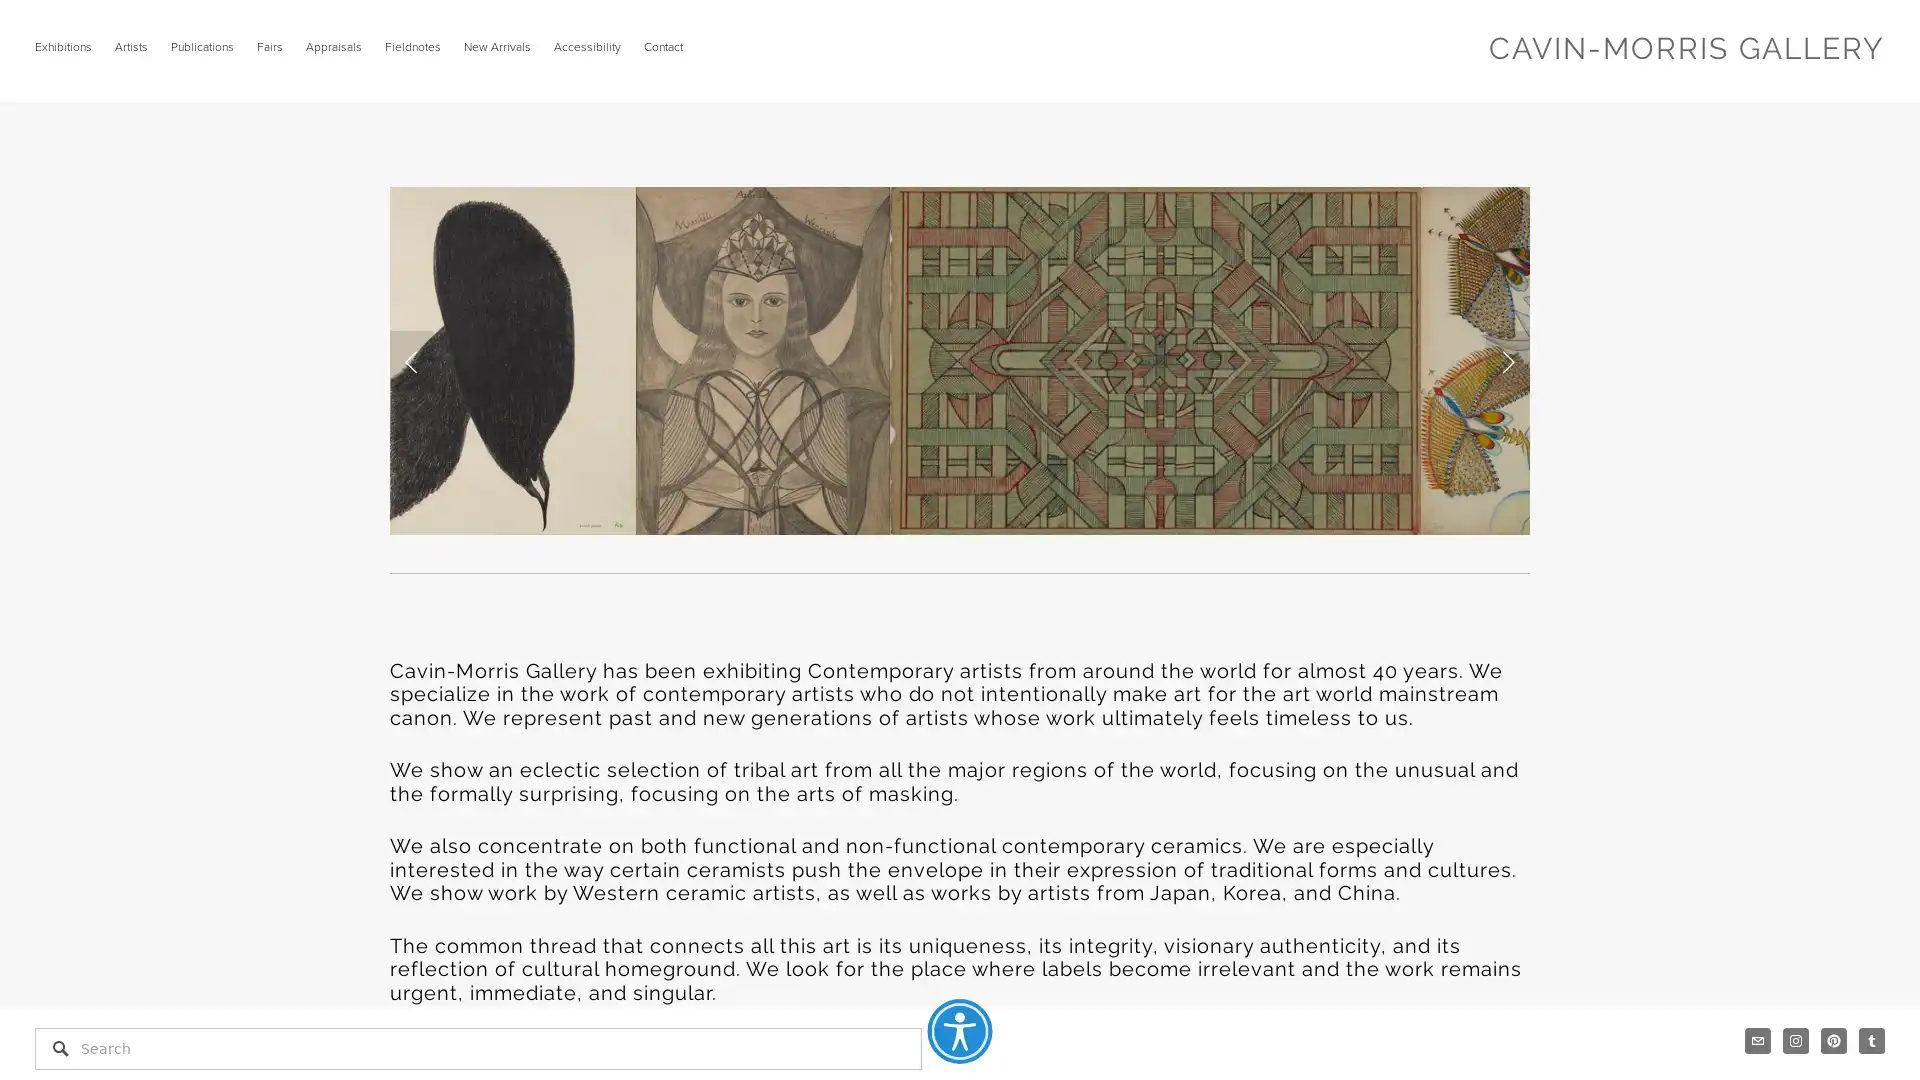 The width and height of the screenshot is (1920, 1080). I want to click on Previous Slide, so click(411, 361).